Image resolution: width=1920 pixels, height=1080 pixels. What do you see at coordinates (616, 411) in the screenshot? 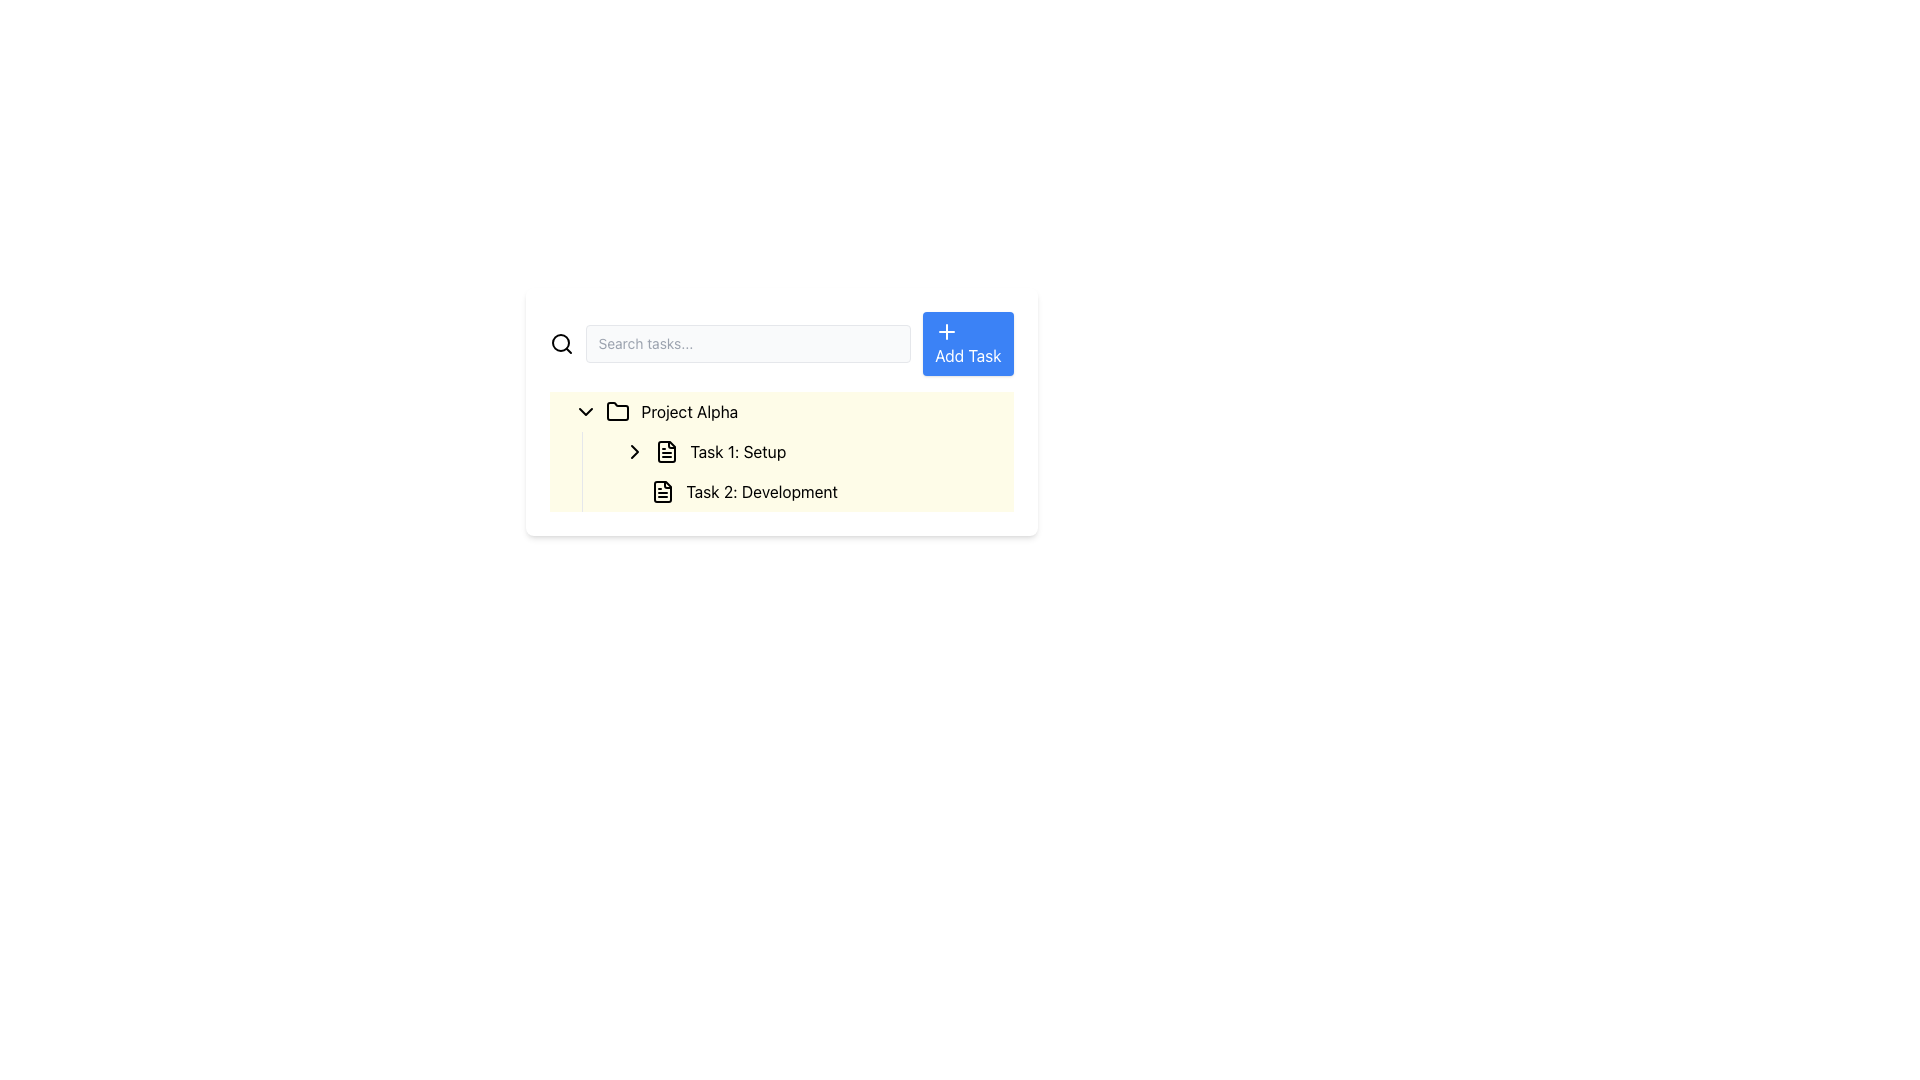
I see `the folder icon representing 'Project Alpha'` at bounding box center [616, 411].